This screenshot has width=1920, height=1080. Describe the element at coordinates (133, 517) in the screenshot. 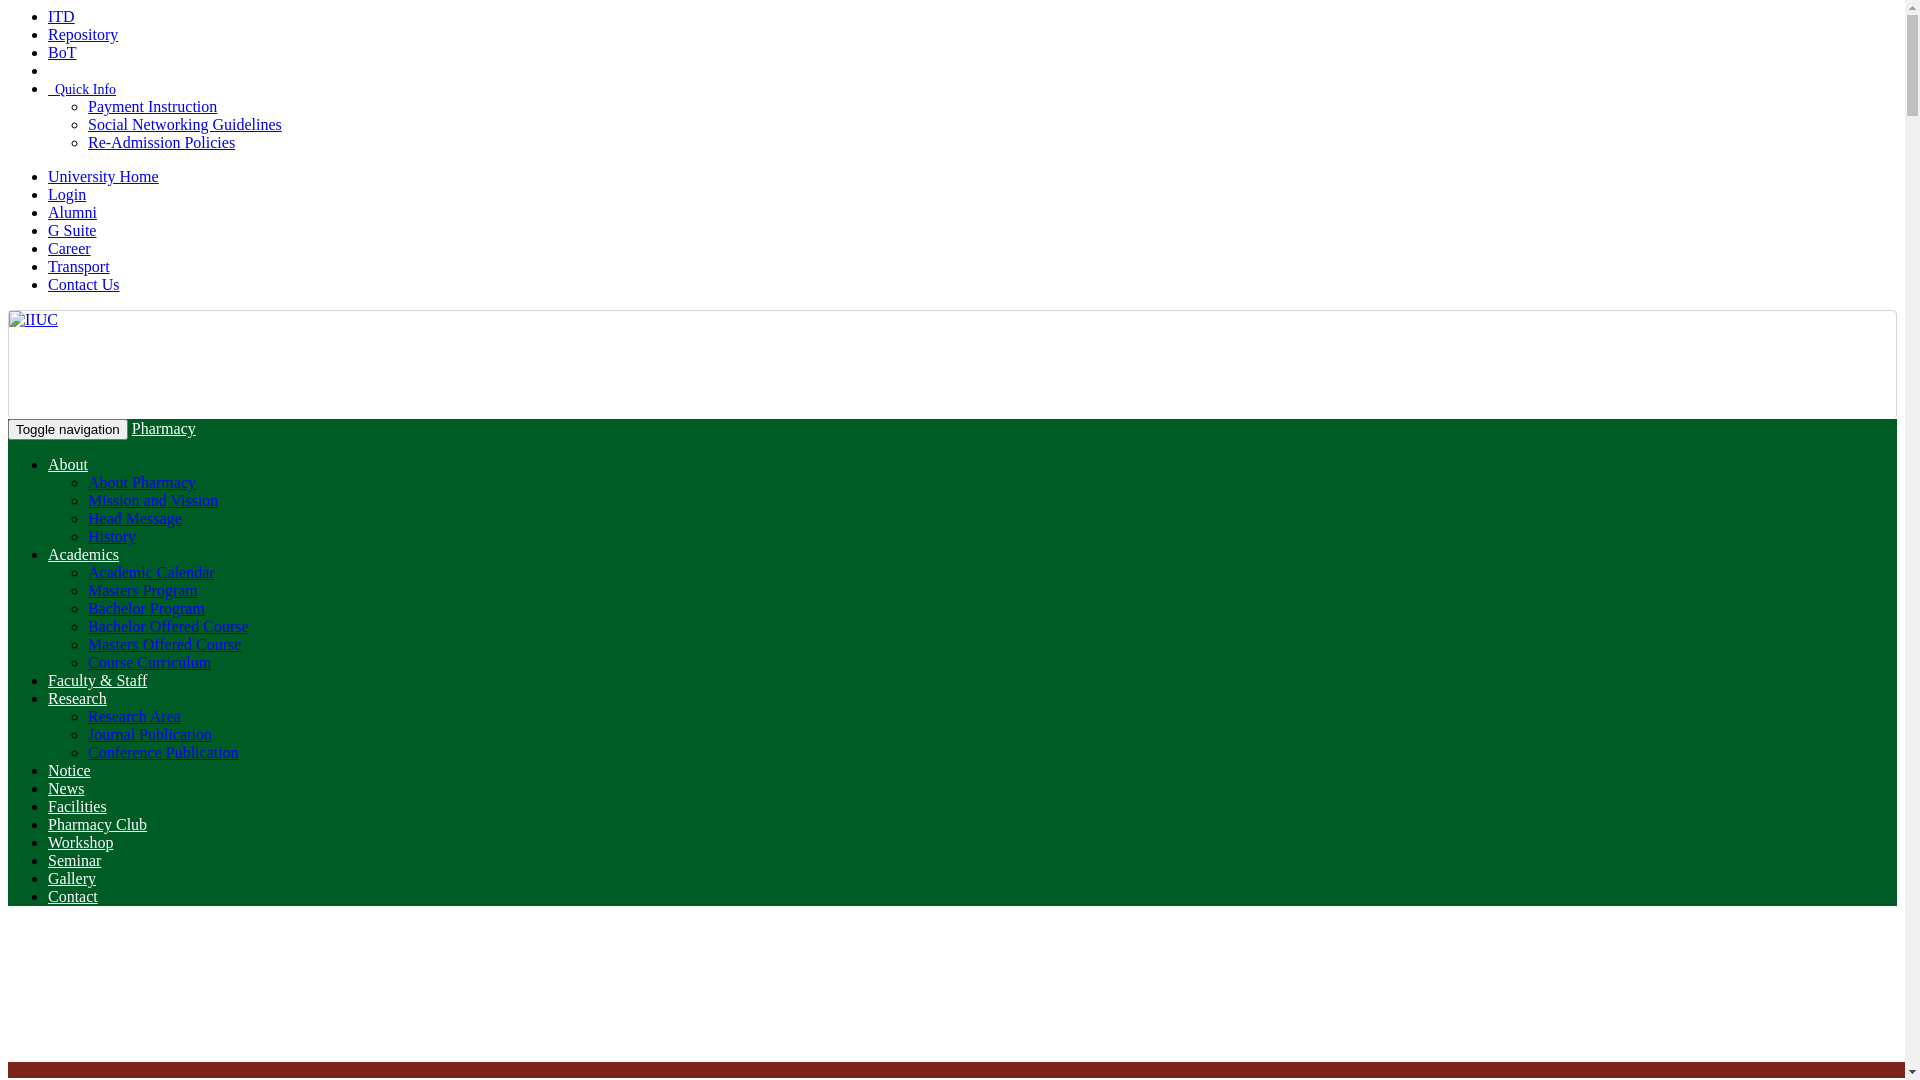

I see `'Head Message'` at that location.